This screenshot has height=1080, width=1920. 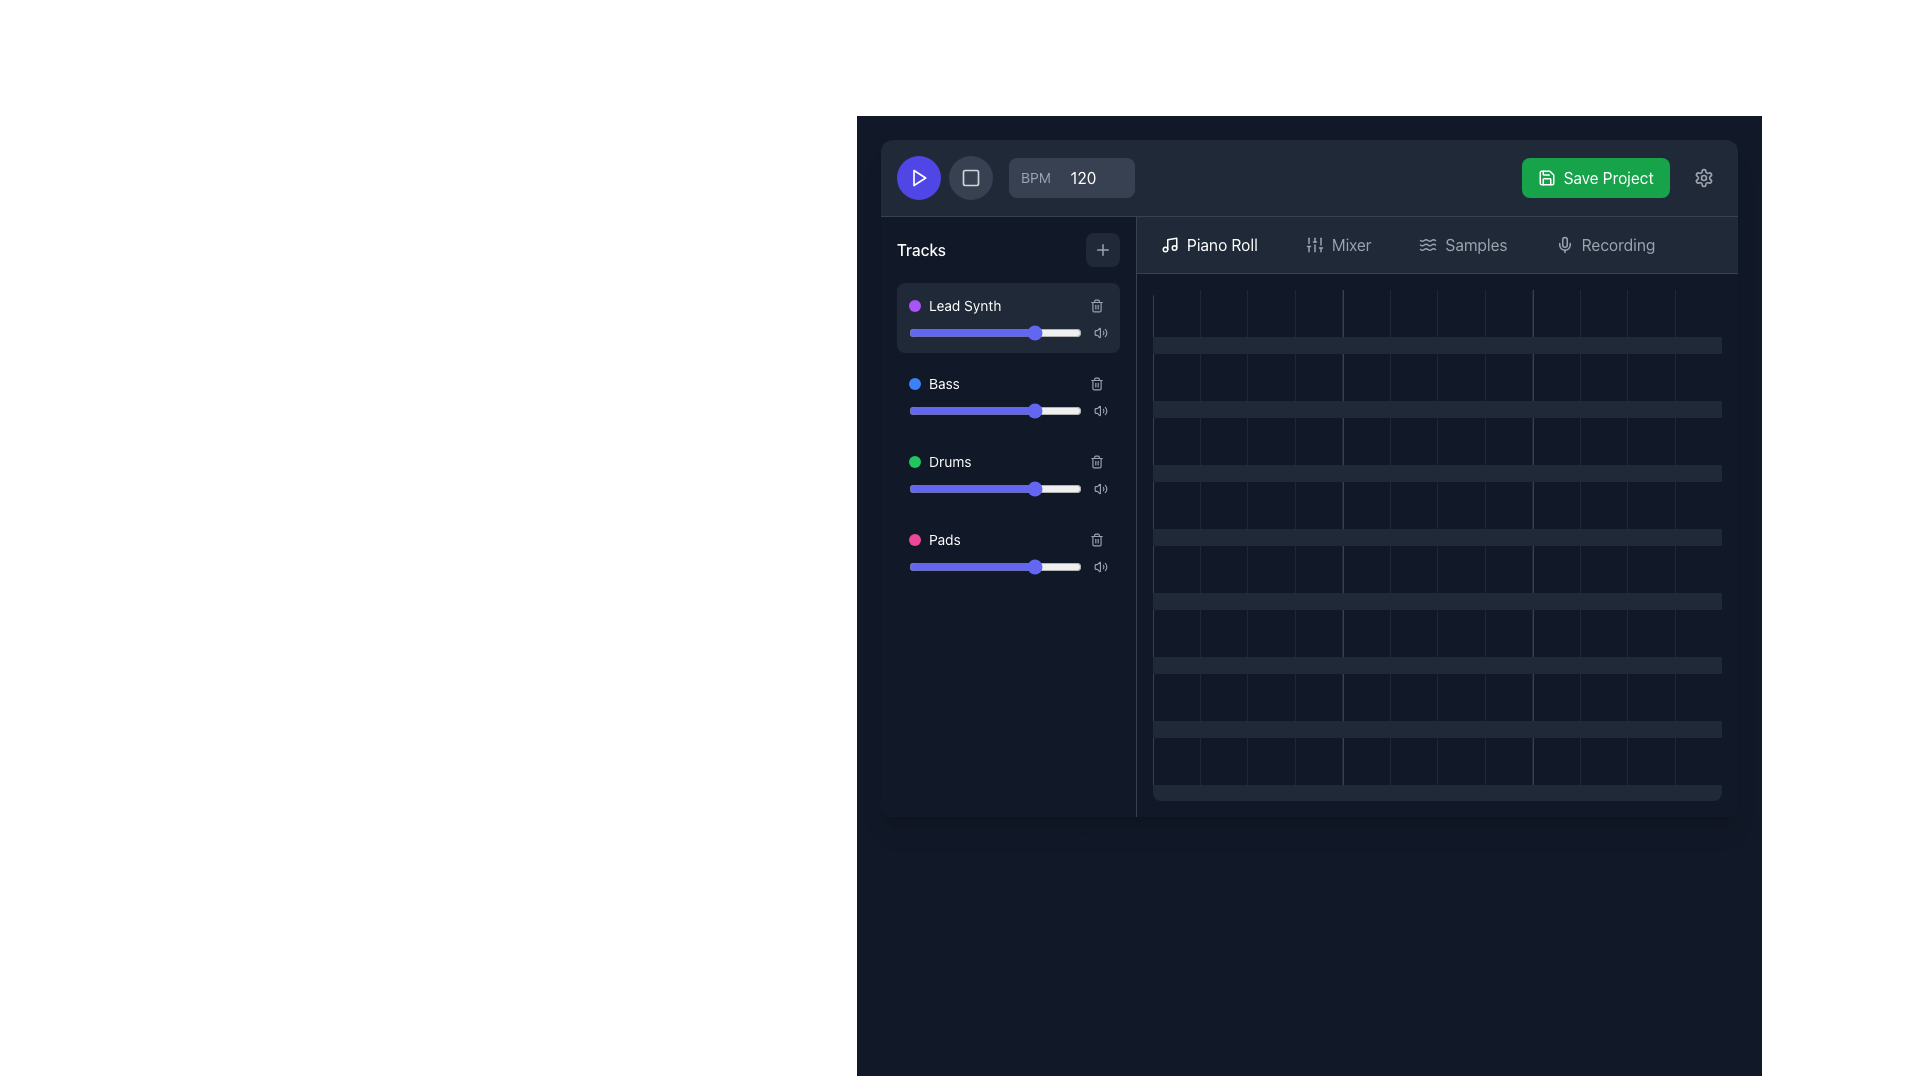 What do you see at coordinates (1427, 244) in the screenshot?
I see `the icon with three wavy parallel lines located in the upper navigation bar of the application` at bounding box center [1427, 244].